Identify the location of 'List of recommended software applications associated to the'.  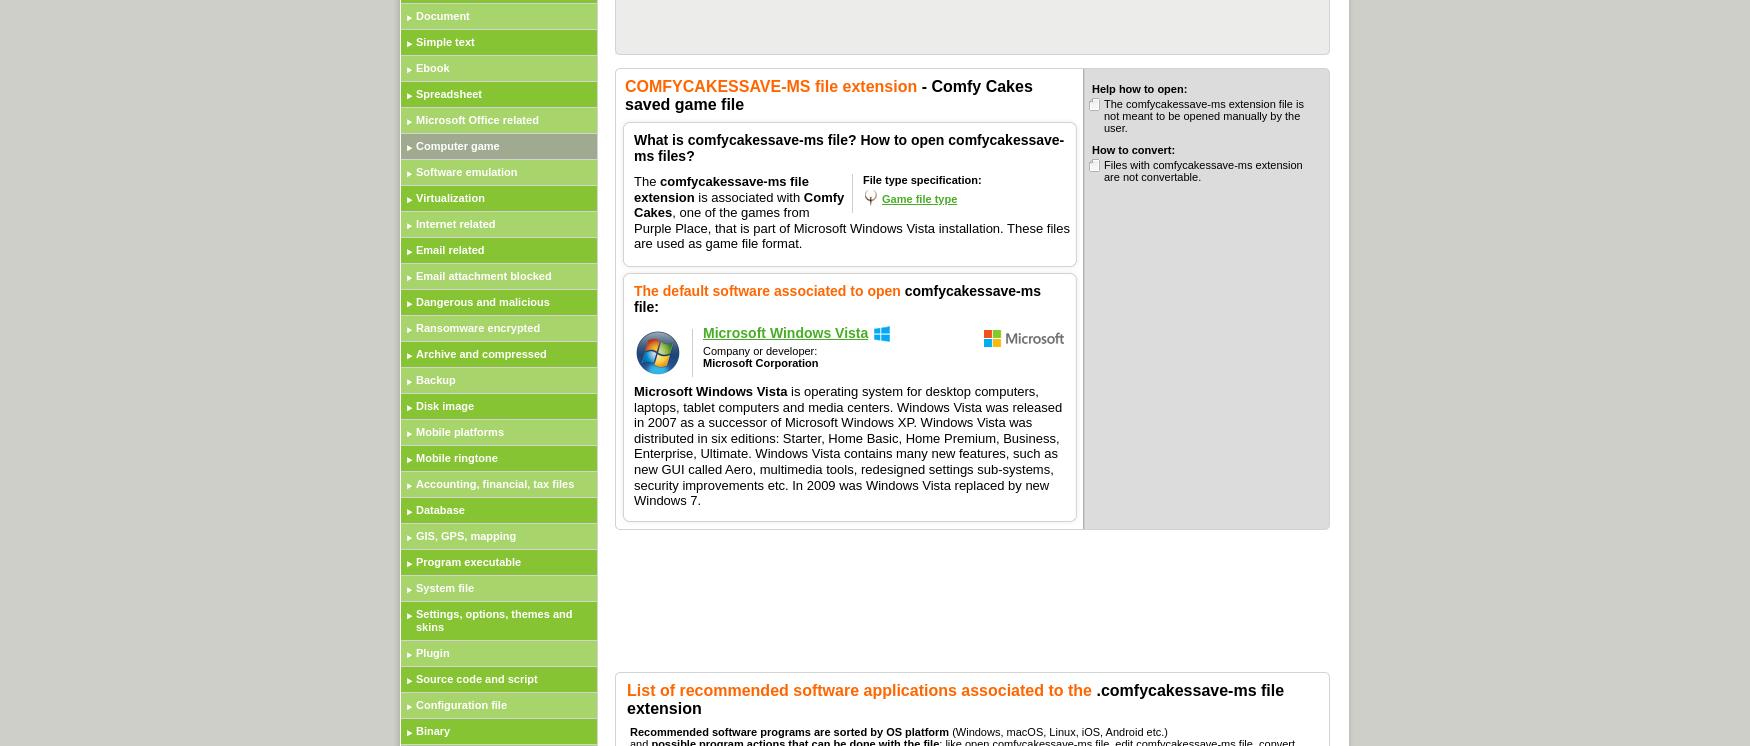
(861, 689).